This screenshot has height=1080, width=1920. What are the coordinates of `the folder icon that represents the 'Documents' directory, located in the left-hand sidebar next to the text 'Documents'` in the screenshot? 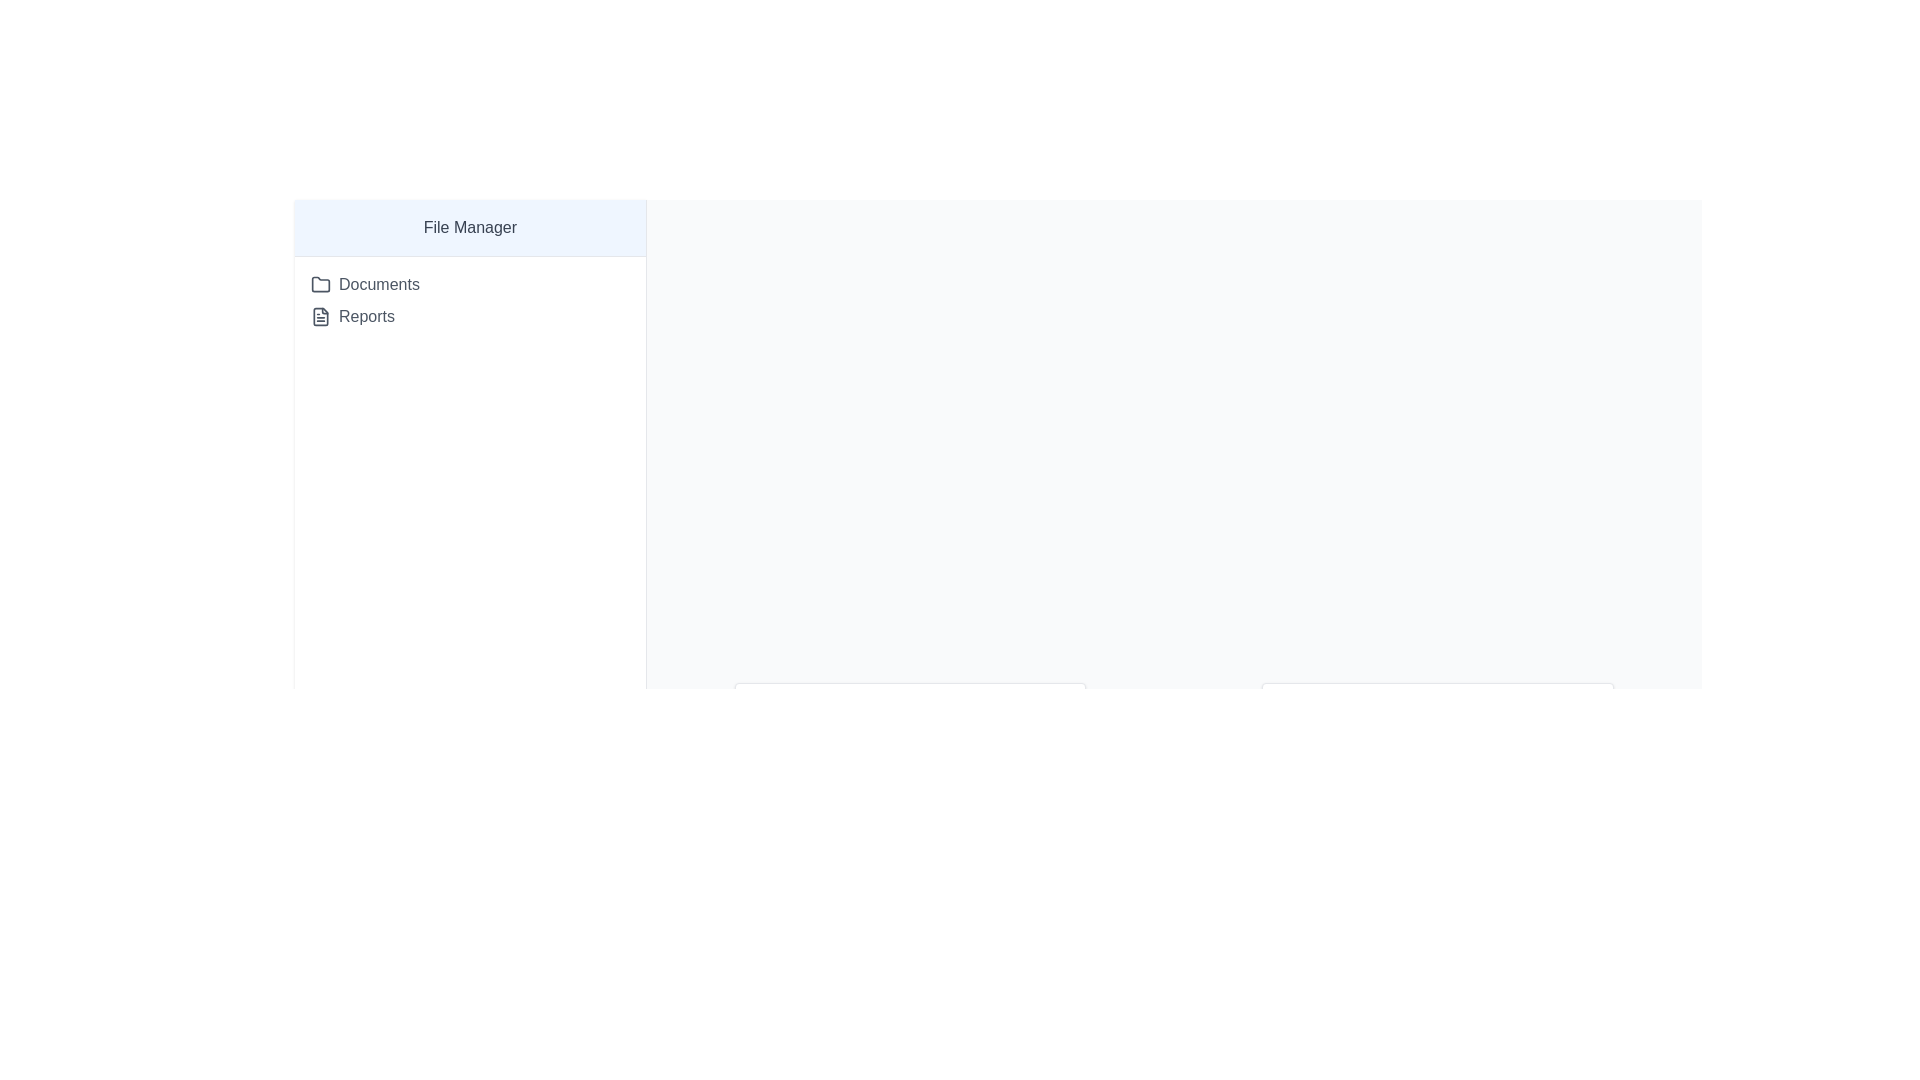 It's located at (321, 284).